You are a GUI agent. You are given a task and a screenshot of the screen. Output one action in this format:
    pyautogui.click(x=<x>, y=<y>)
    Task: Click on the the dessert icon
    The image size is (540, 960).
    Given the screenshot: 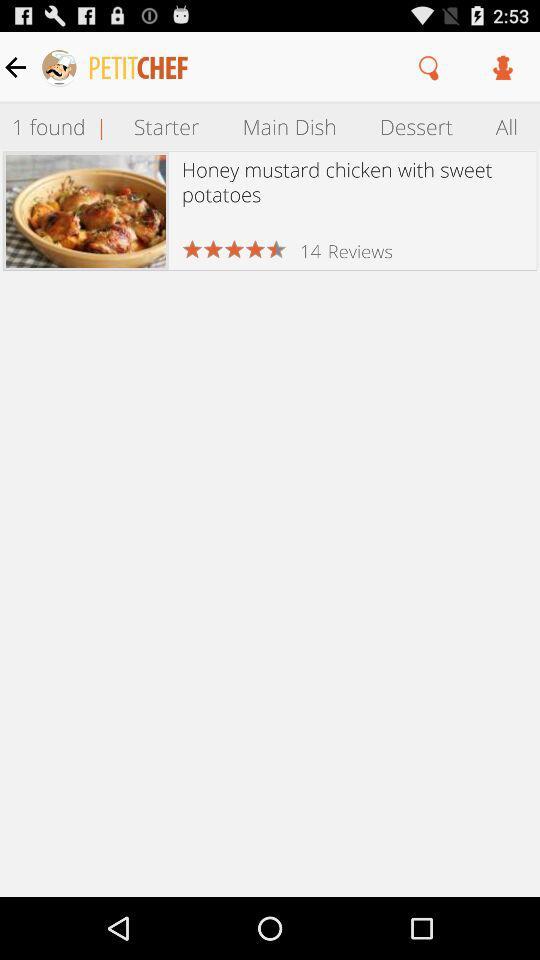 What is the action you would take?
    pyautogui.click(x=415, y=125)
    